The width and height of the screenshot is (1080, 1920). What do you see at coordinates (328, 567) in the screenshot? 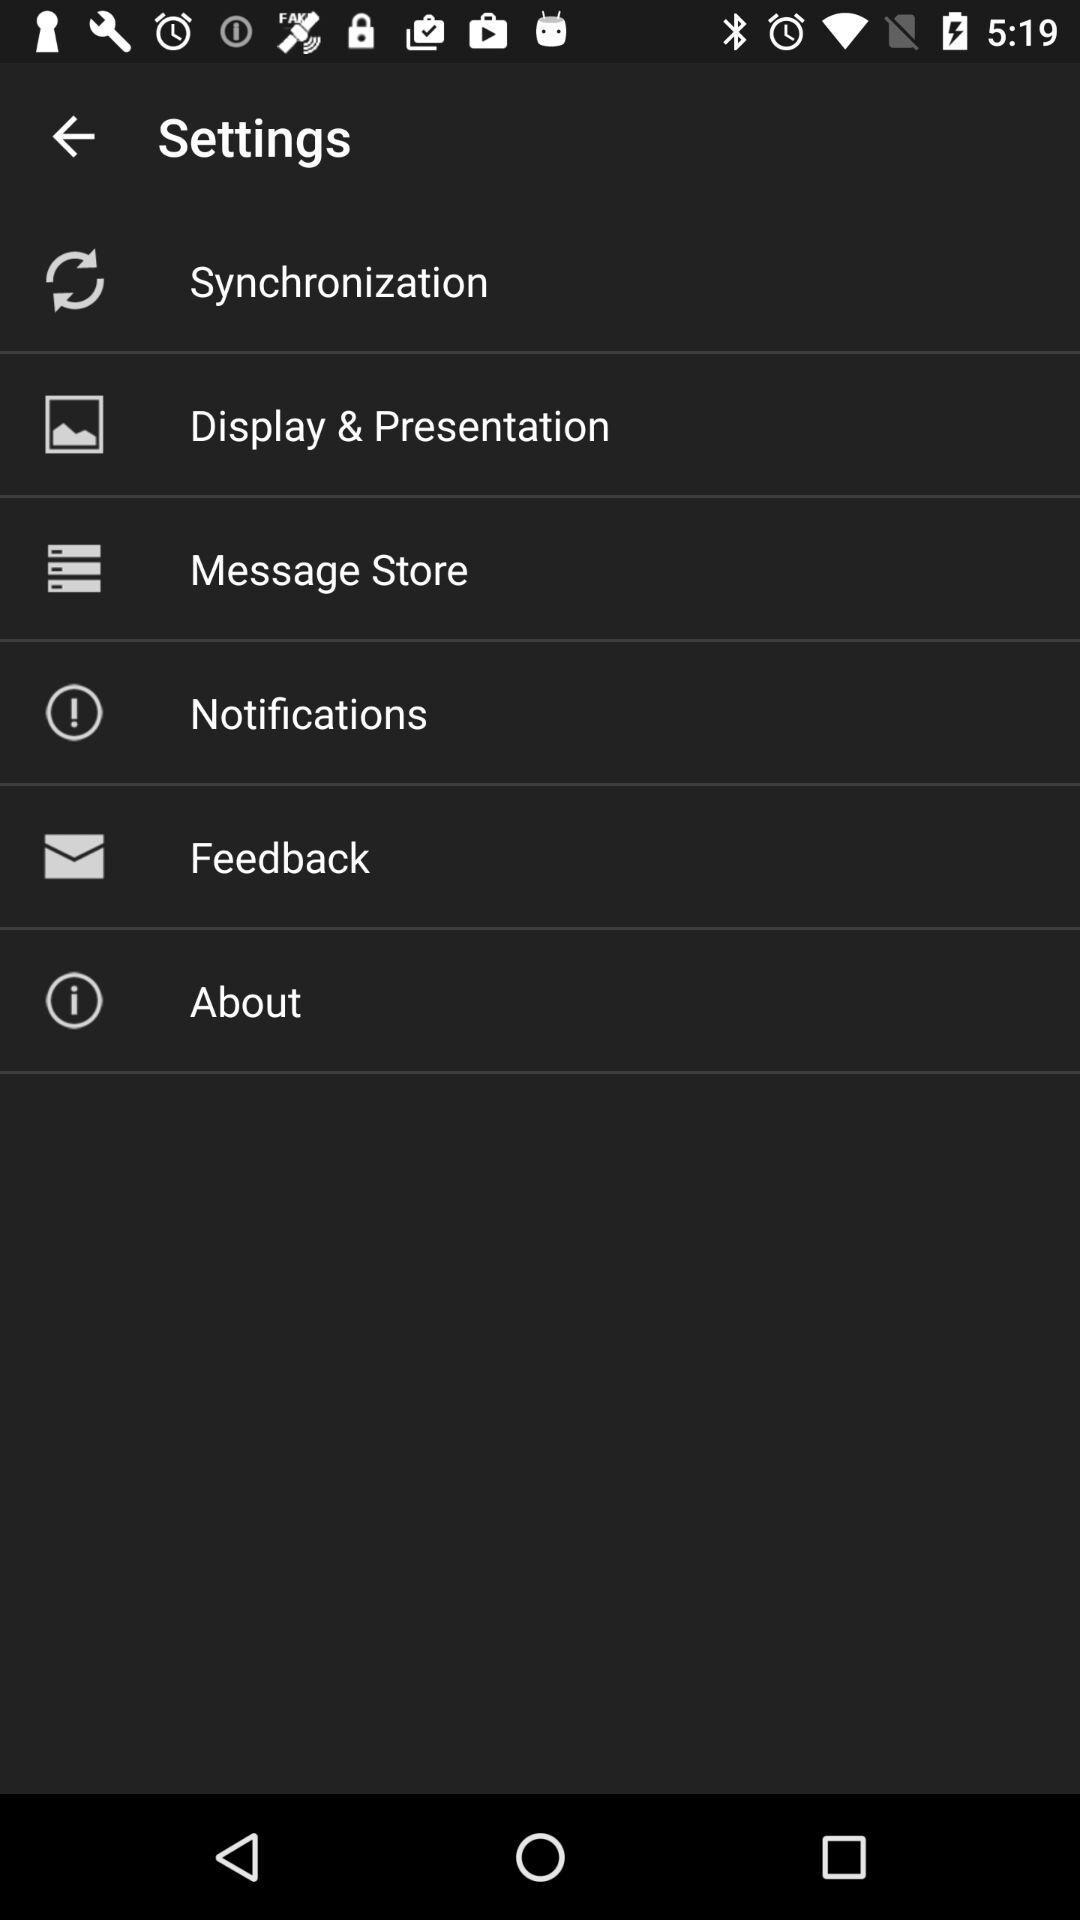
I see `the icon below the display & presentation item` at bounding box center [328, 567].